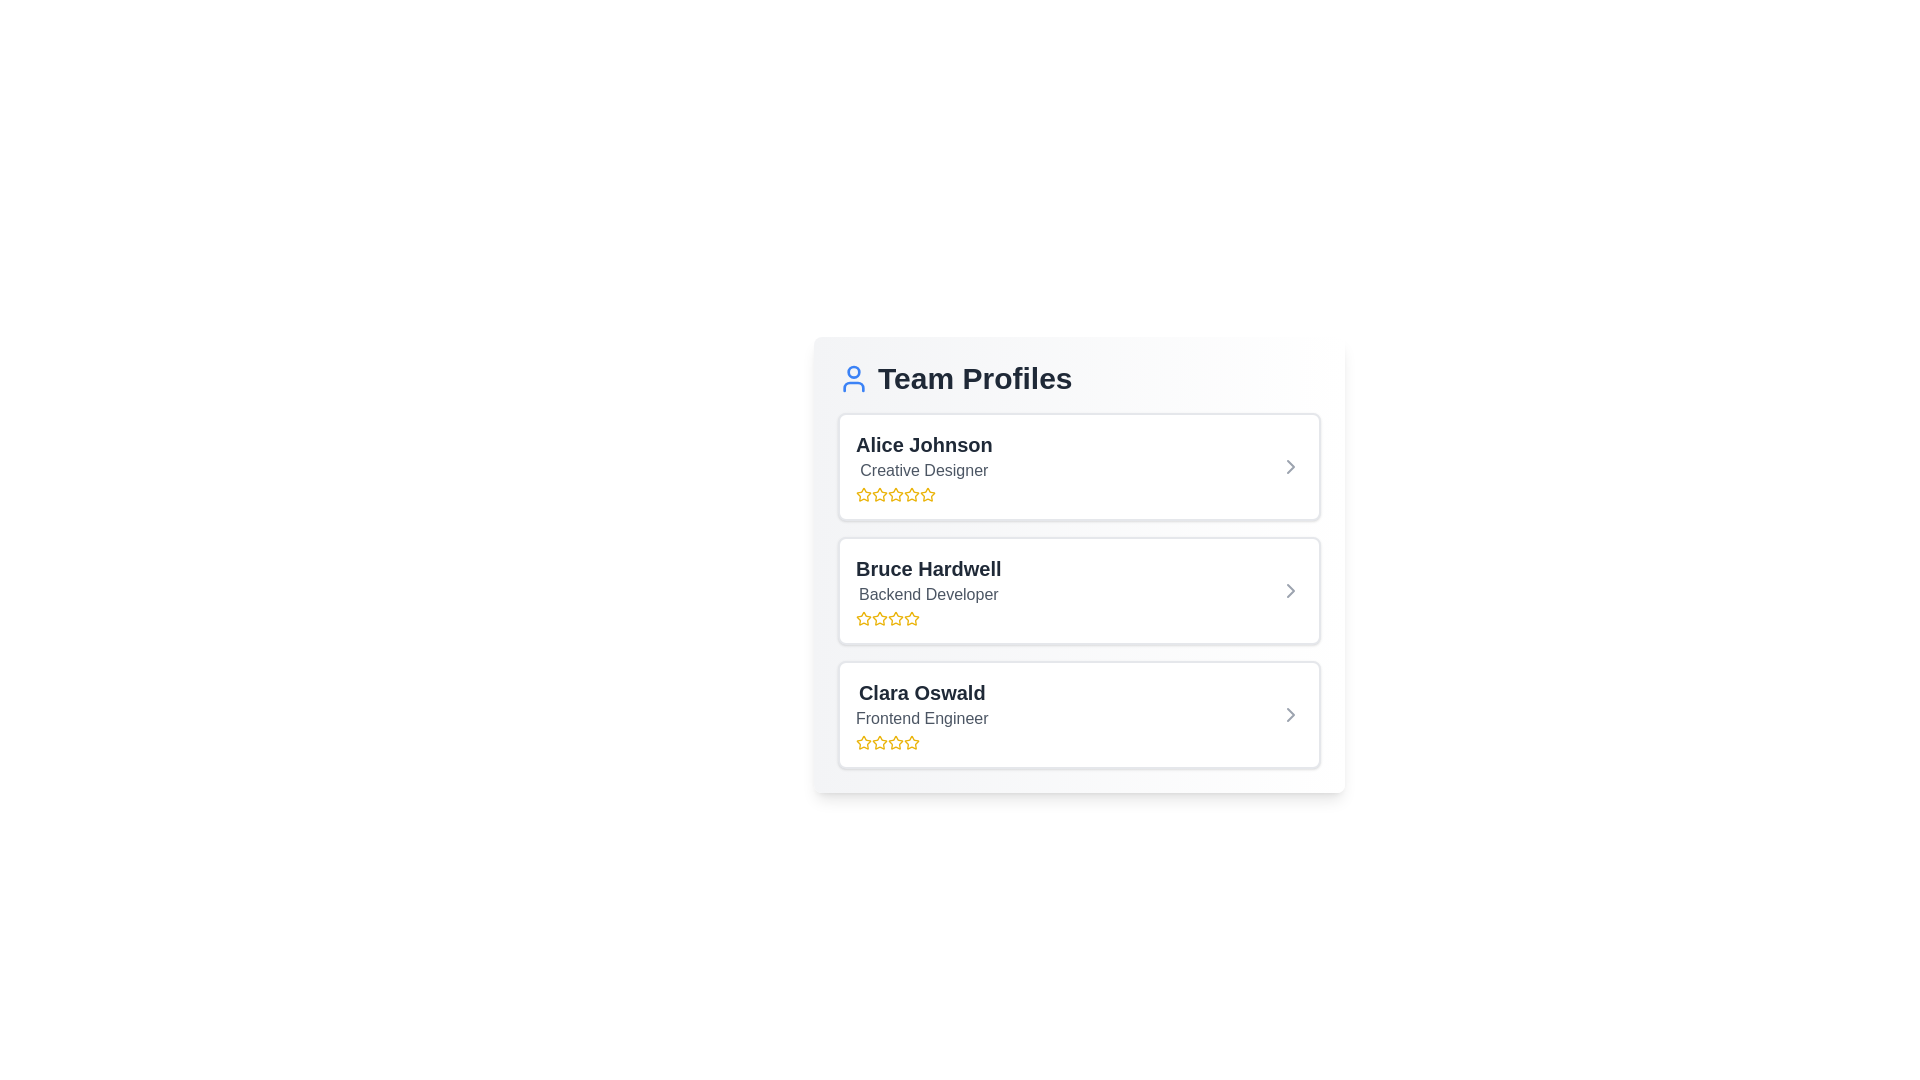 This screenshot has height=1080, width=1920. What do you see at coordinates (879, 494) in the screenshot?
I see `the rating to 2 stars by clicking on the corresponding star` at bounding box center [879, 494].